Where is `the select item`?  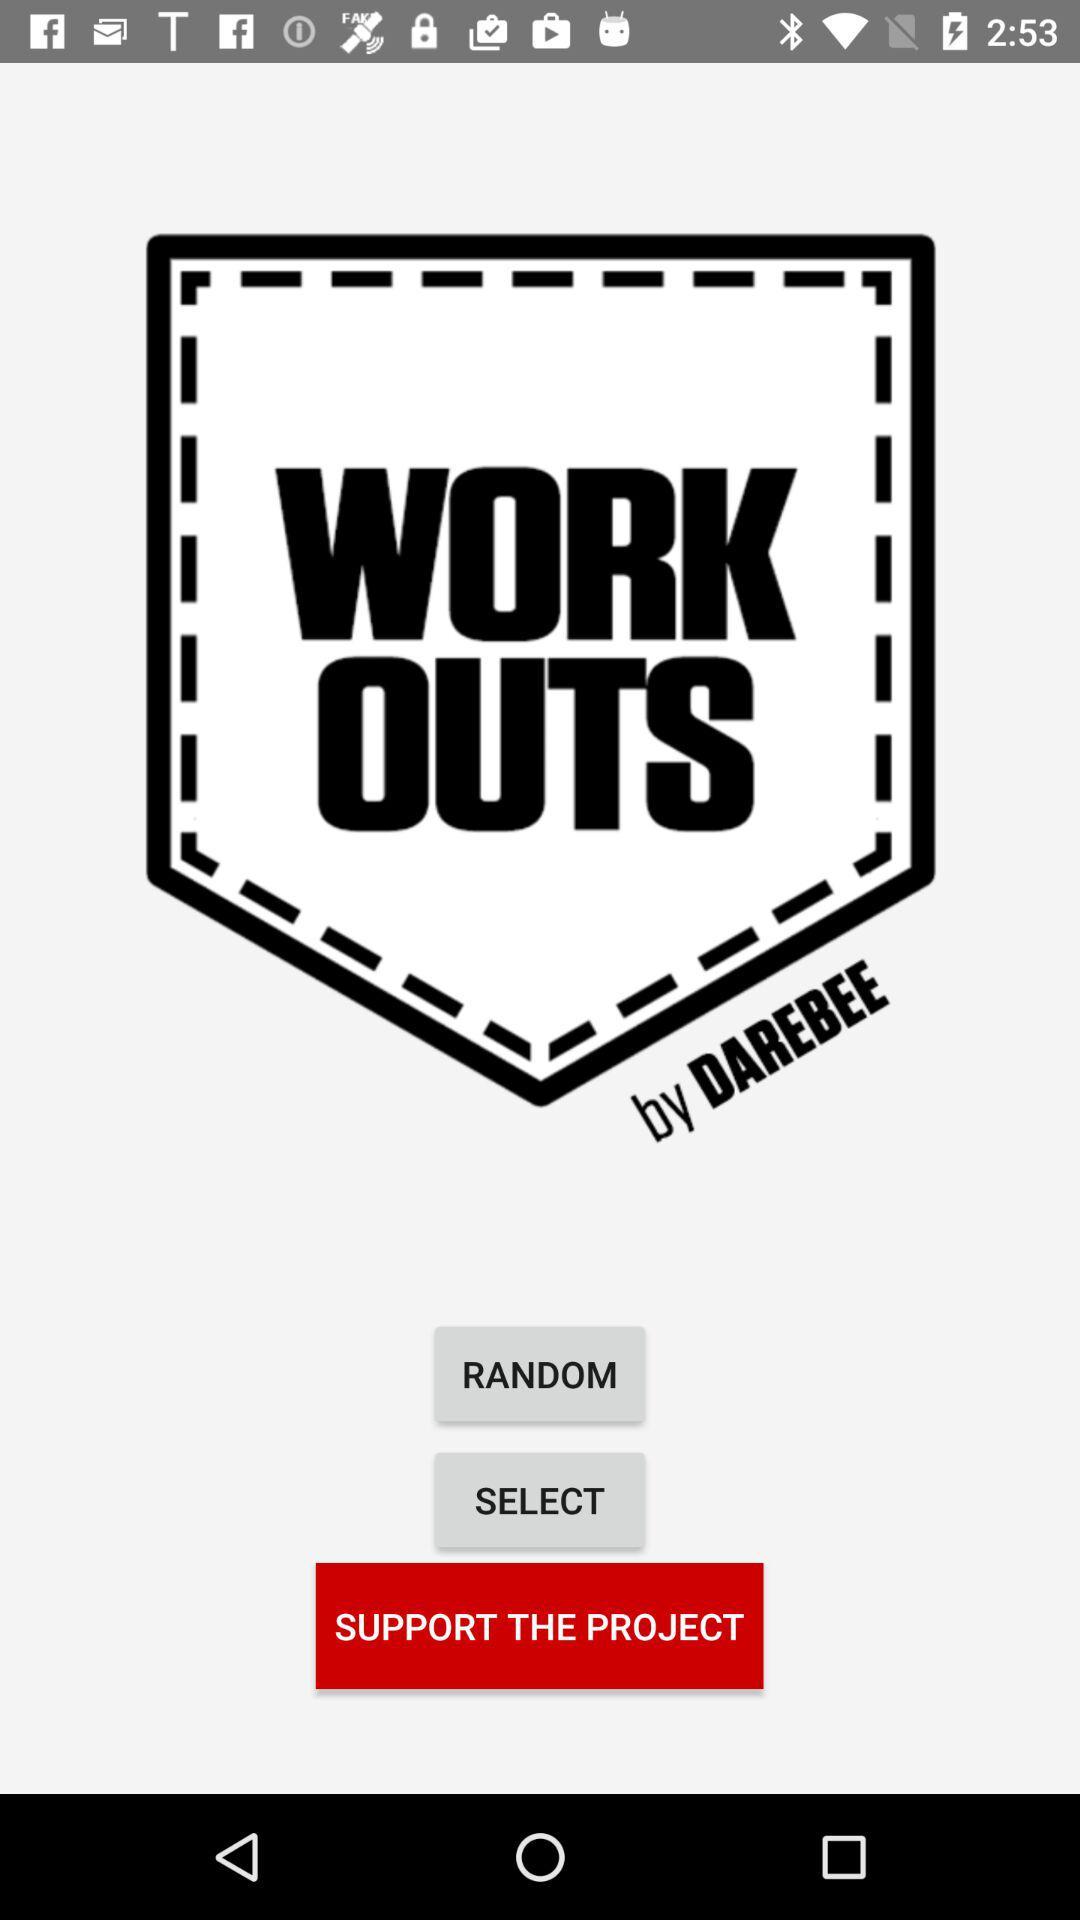 the select item is located at coordinates (540, 1499).